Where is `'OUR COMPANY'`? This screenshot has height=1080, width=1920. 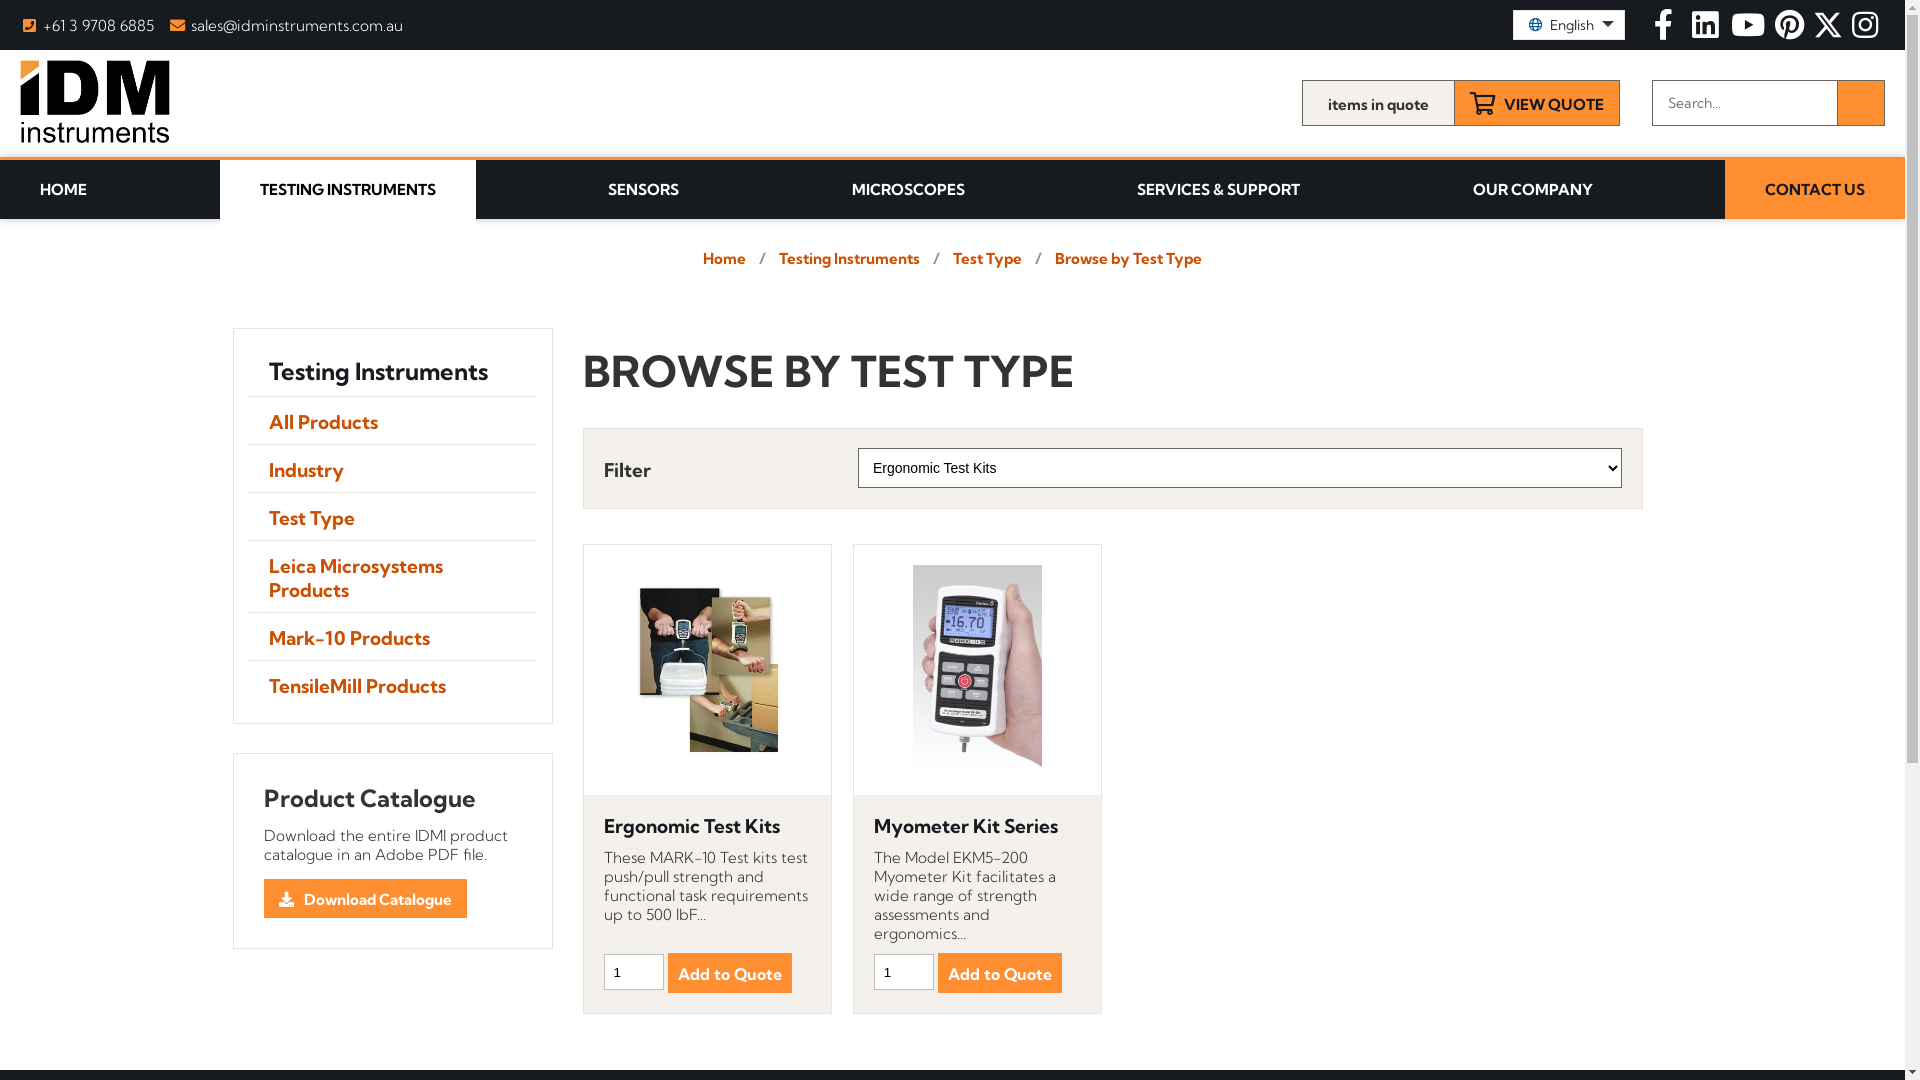
'OUR COMPANY' is located at coordinates (1430, 189).